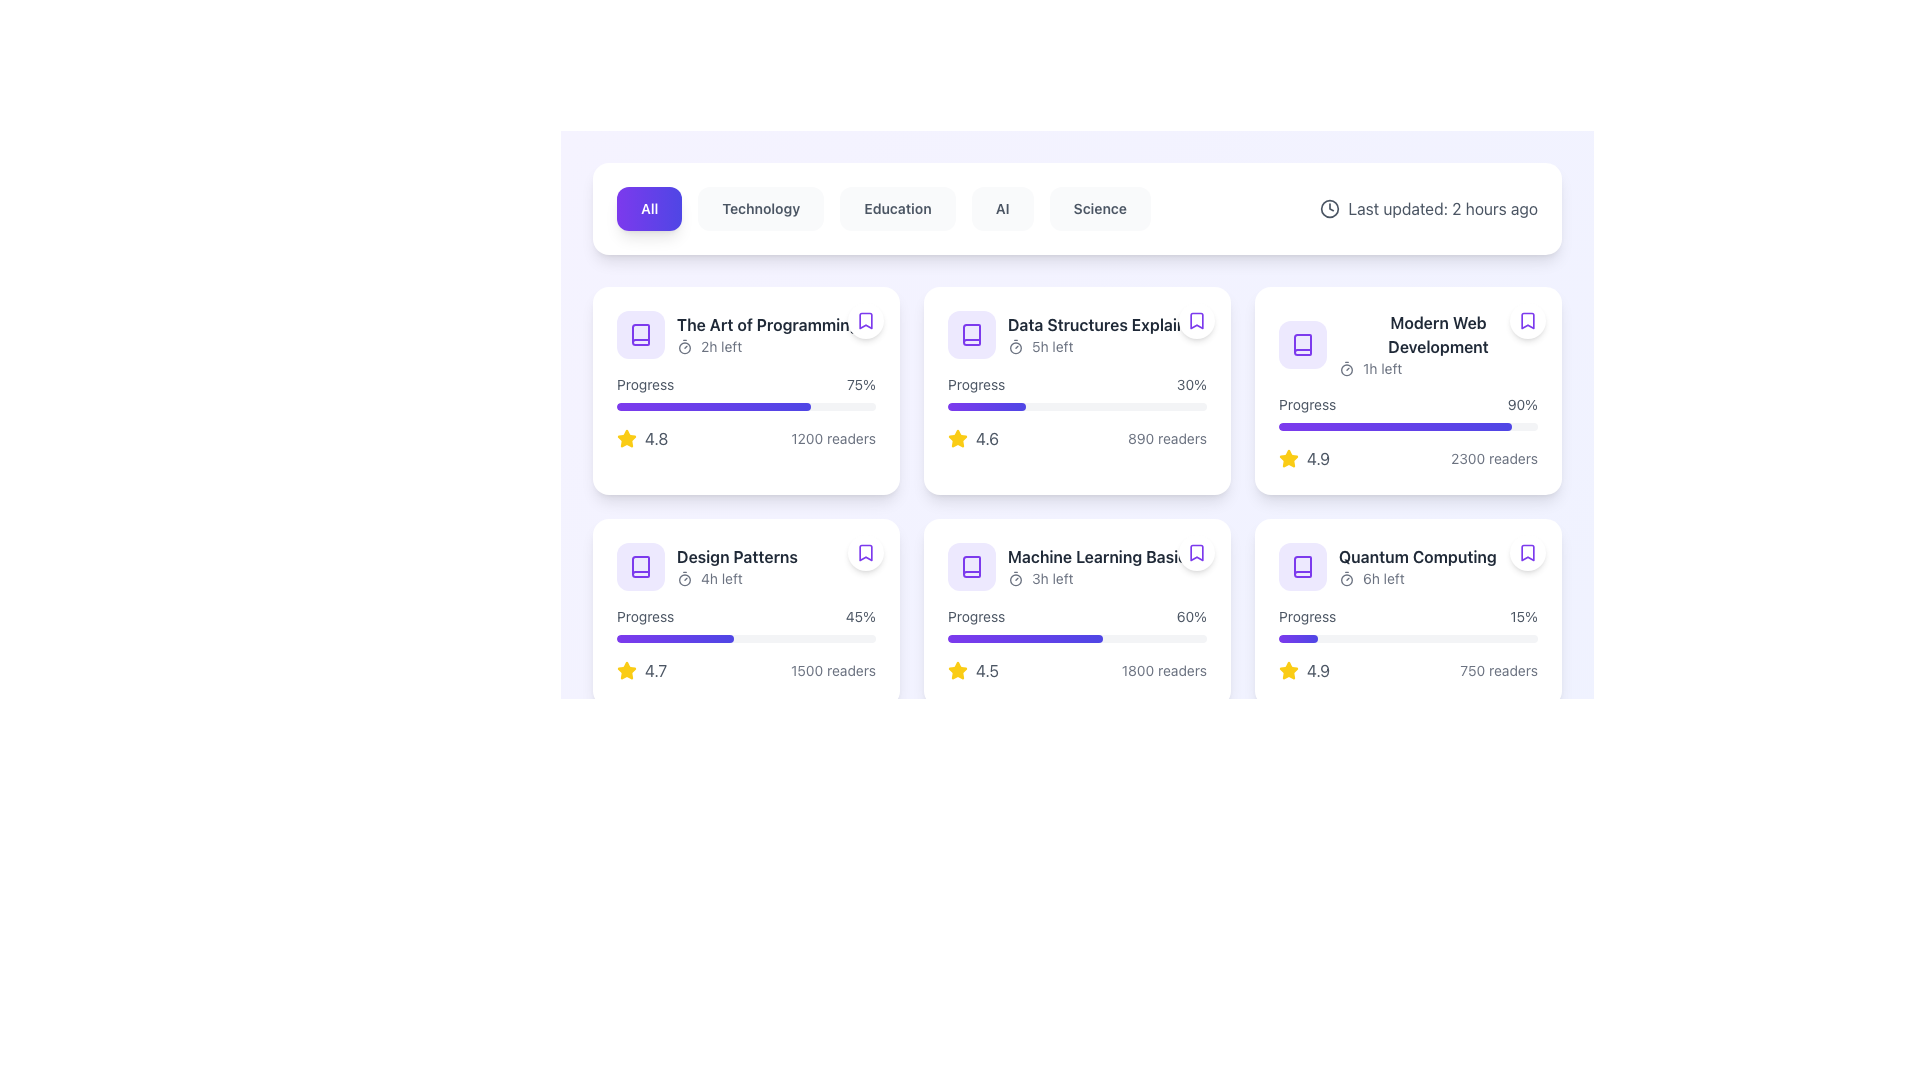  Describe the element at coordinates (973, 671) in the screenshot. I see `the Rating indicator for the 'Machine Learning Basics' card, which features a yellow filled star icon and the text '4.5' in gray color, located in the lower left part of the card` at that location.